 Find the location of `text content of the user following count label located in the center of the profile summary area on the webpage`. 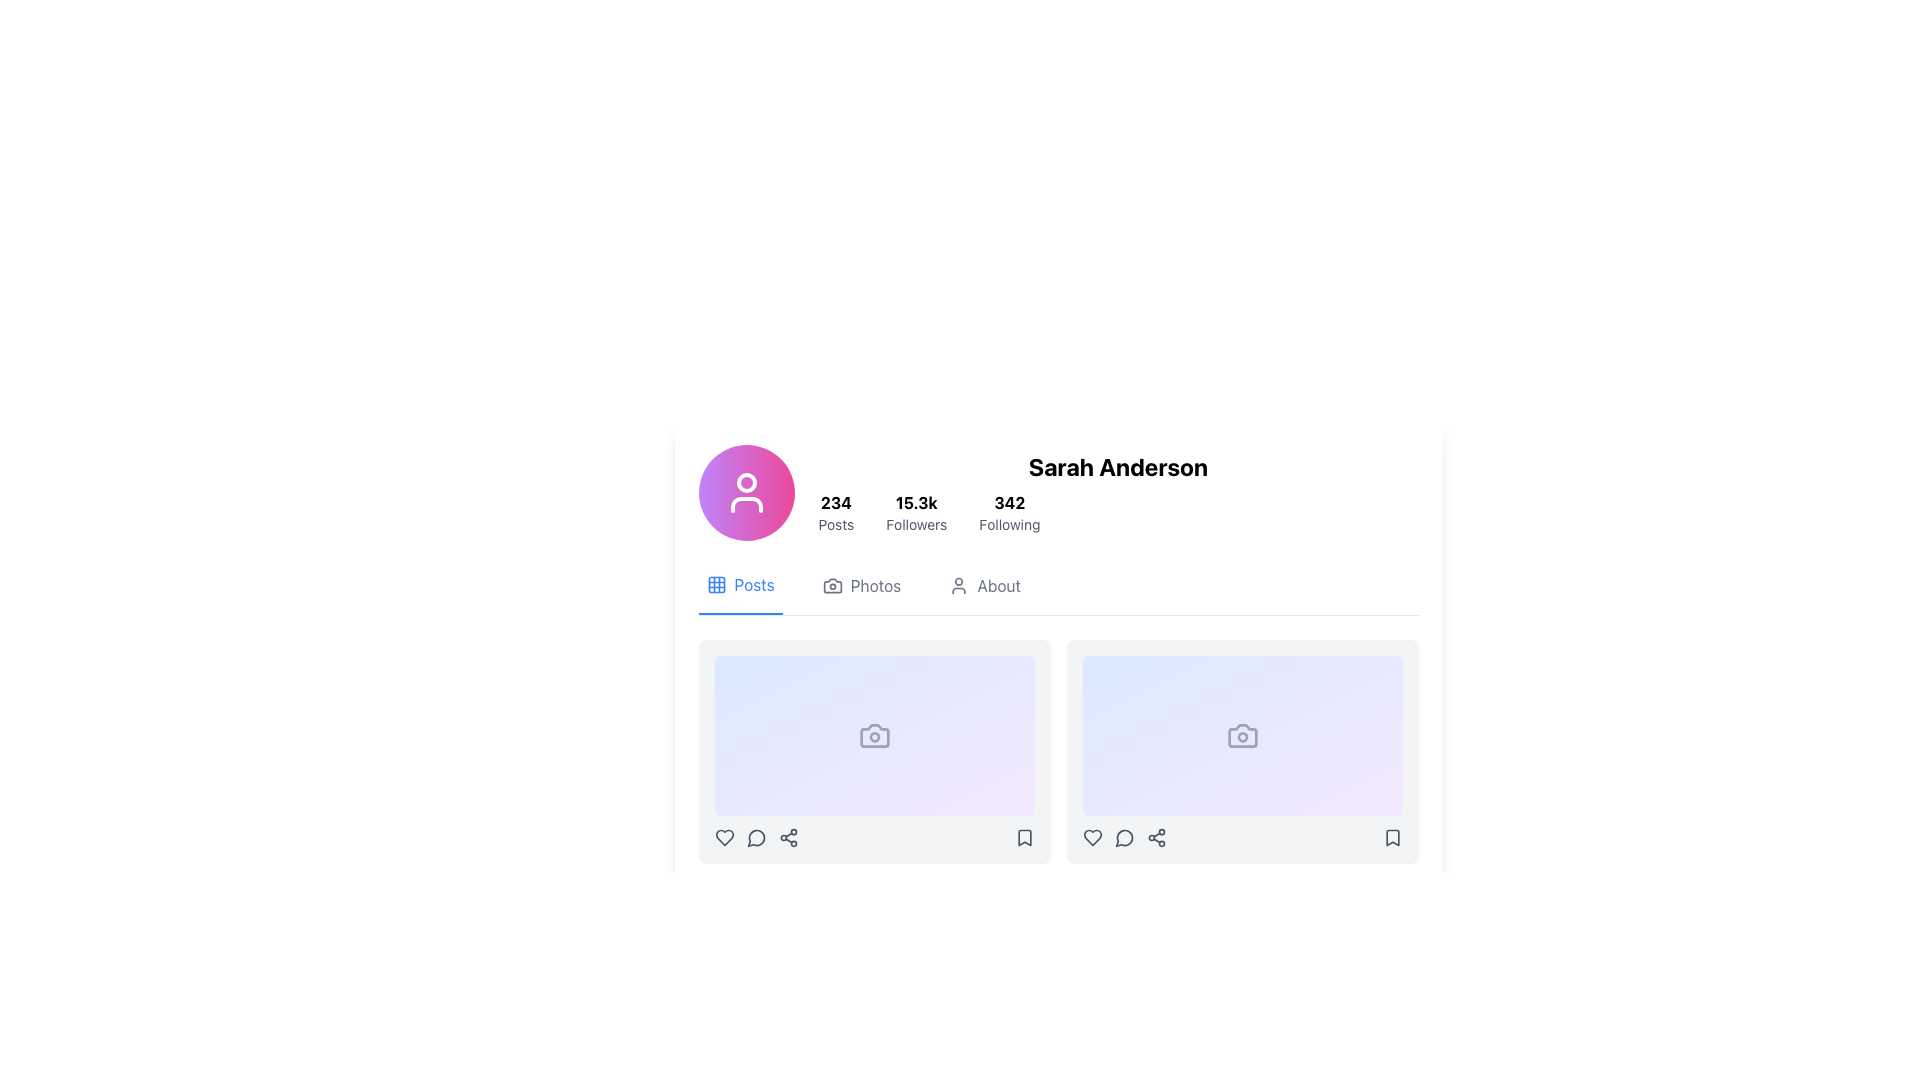

text content of the user following count label located in the center of the profile summary area on the webpage is located at coordinates (1009, 501).